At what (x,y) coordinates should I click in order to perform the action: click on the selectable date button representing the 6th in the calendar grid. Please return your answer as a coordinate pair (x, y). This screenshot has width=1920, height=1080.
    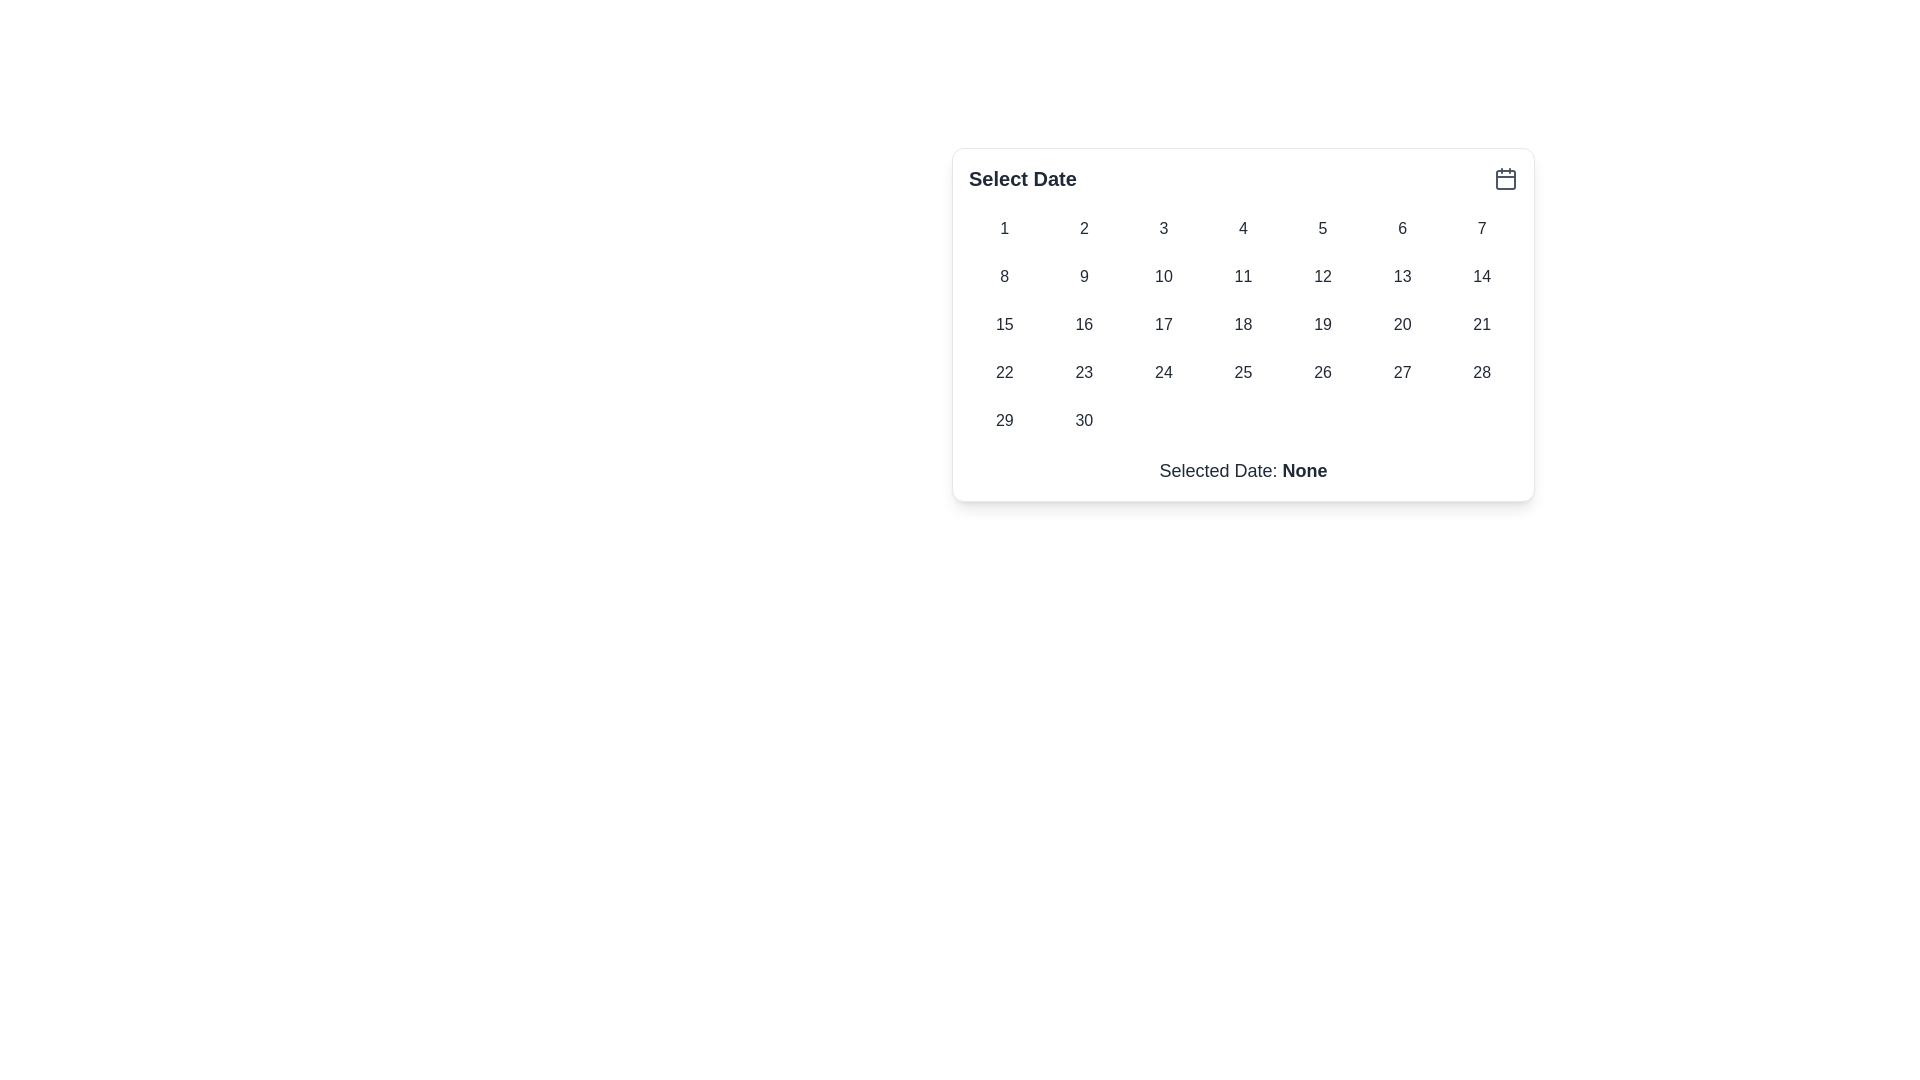
    Looking at the image, I should click on (1401, 227).